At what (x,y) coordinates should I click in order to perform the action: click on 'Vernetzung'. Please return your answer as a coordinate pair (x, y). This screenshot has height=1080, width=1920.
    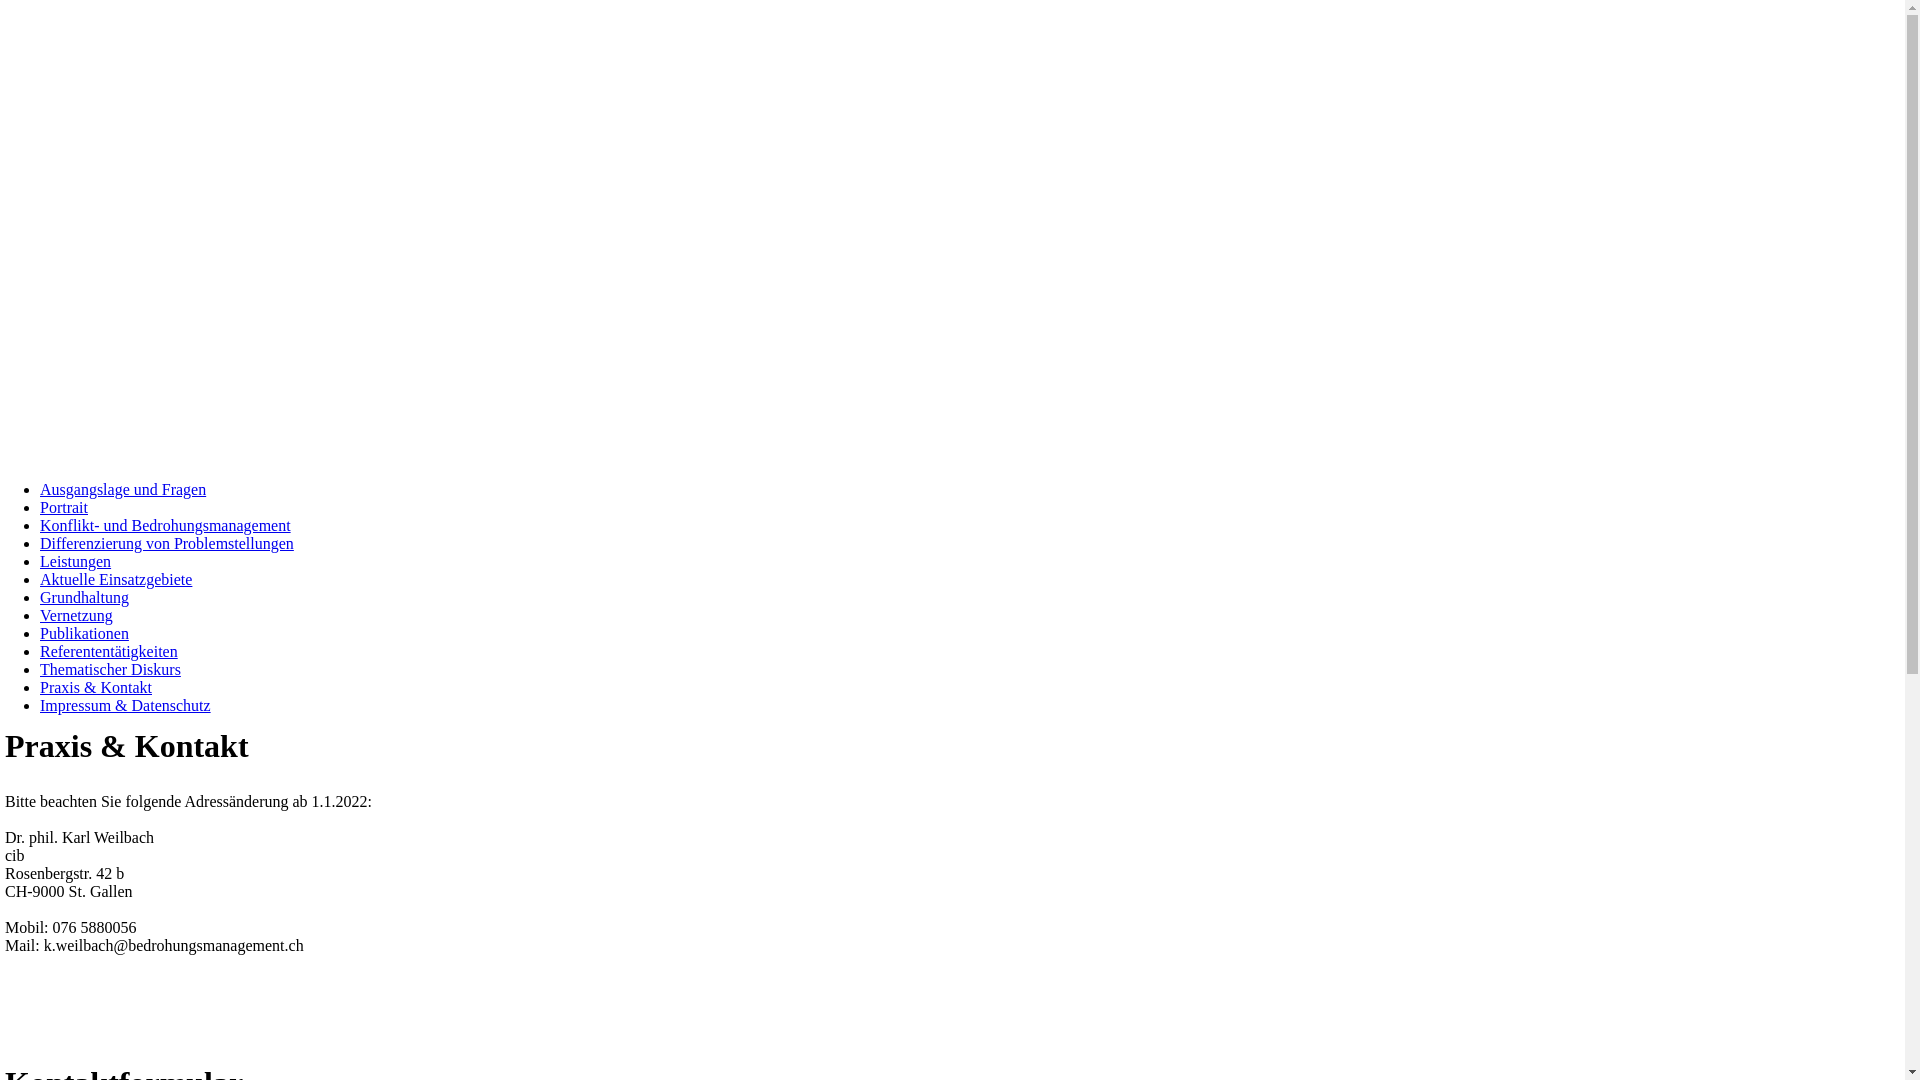
    Looking at the image, I should click on (39, 614).